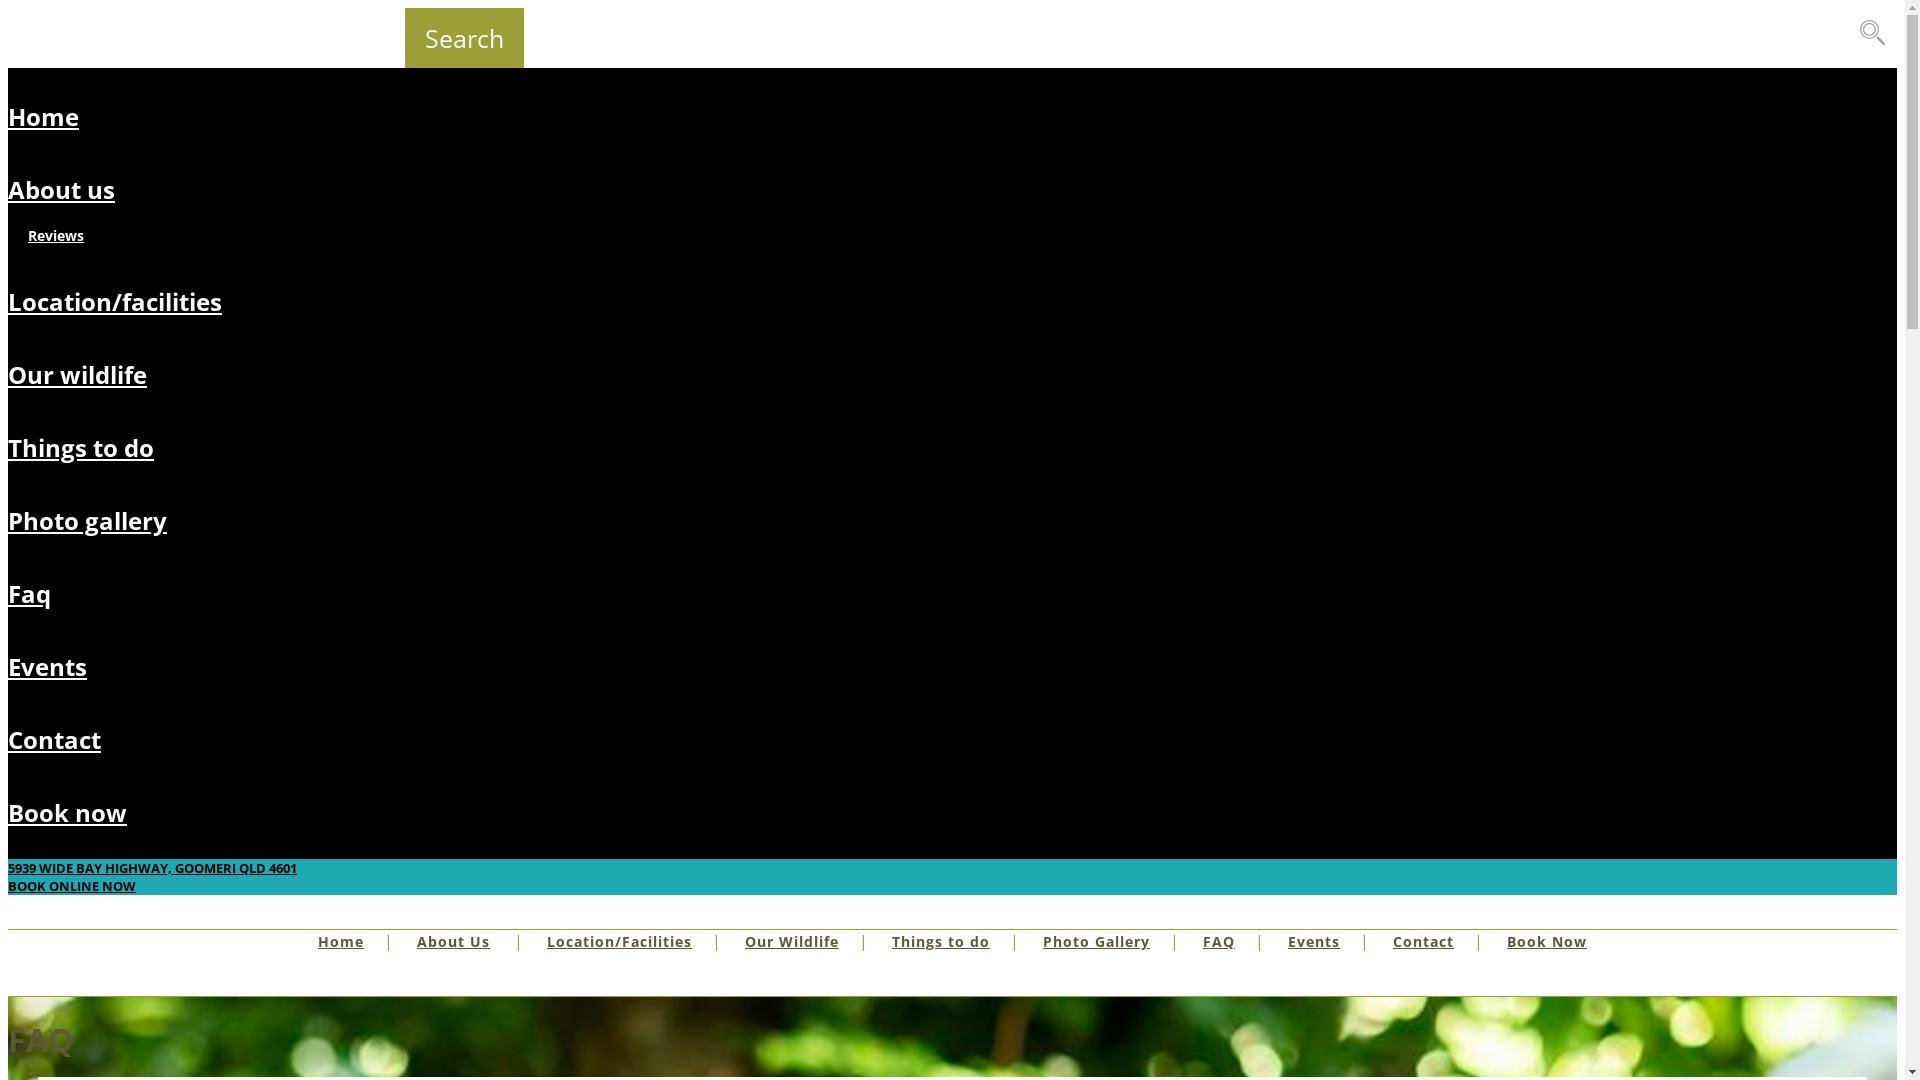 The image size is (1920, 1080). I want to click on 'photo gallery', so click(86, 519).